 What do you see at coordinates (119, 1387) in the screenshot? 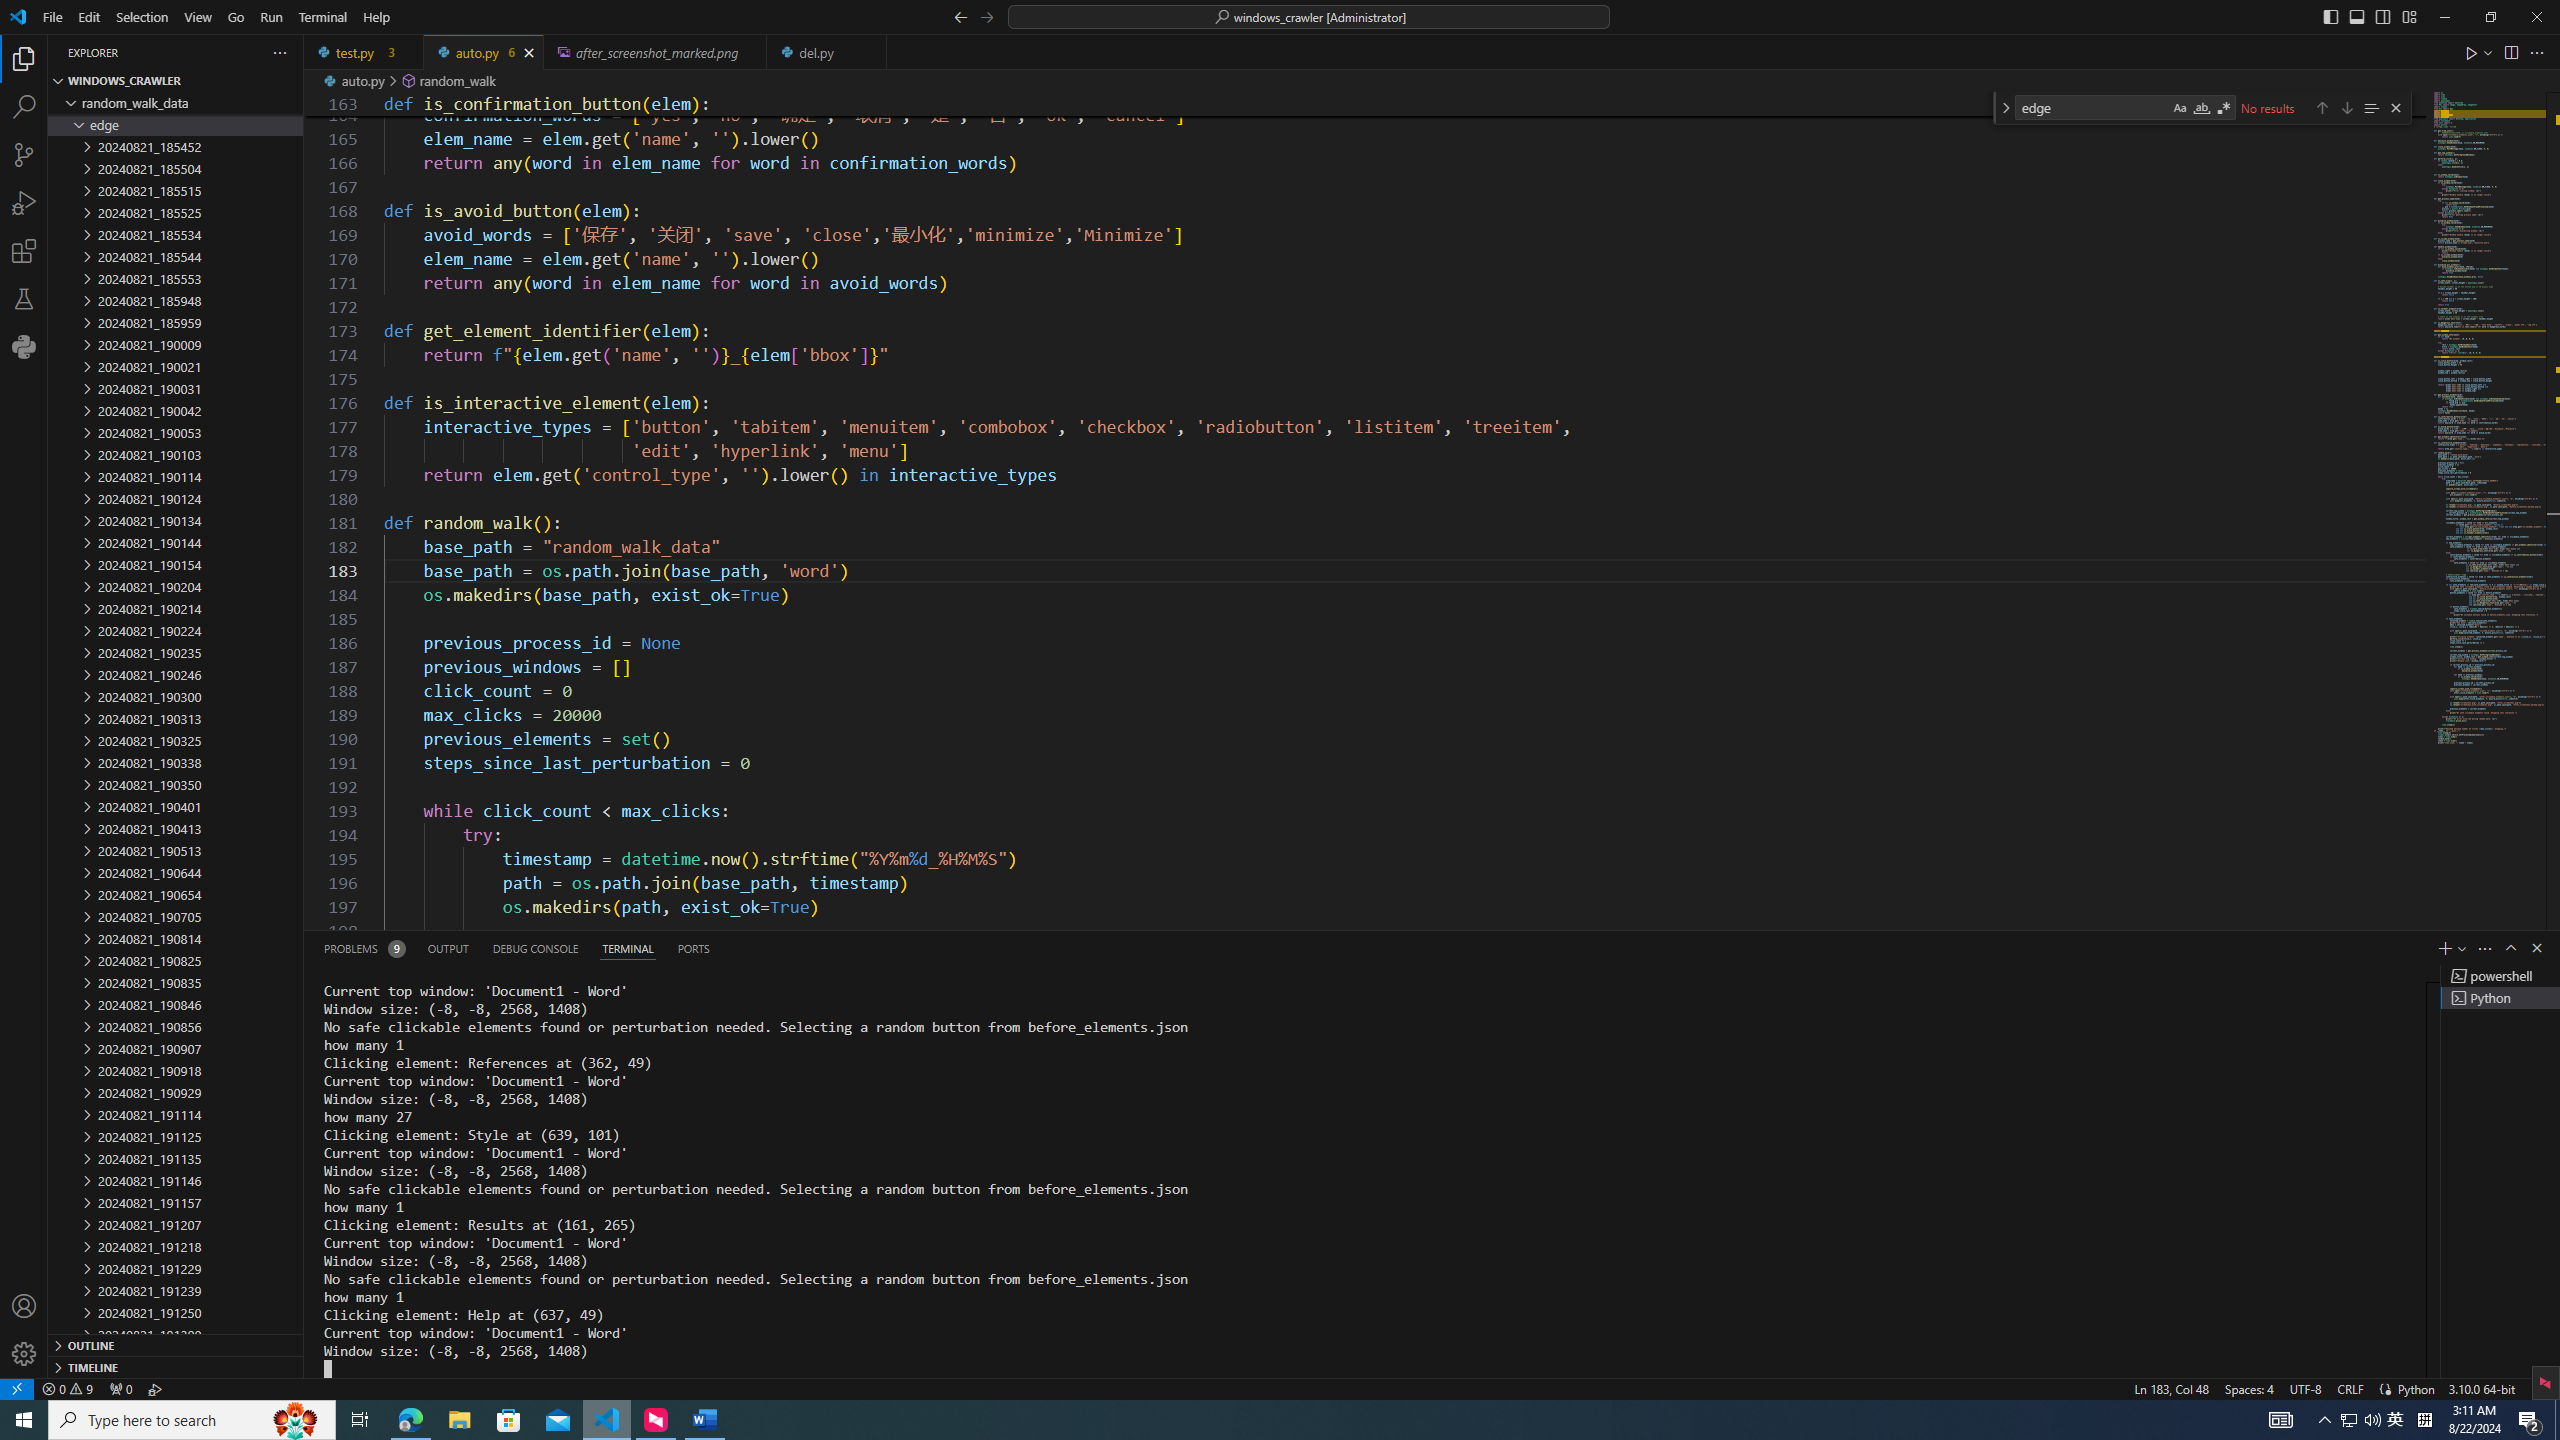
I see `'No Ports Forwarded'` at bounding box center [119, 1387].